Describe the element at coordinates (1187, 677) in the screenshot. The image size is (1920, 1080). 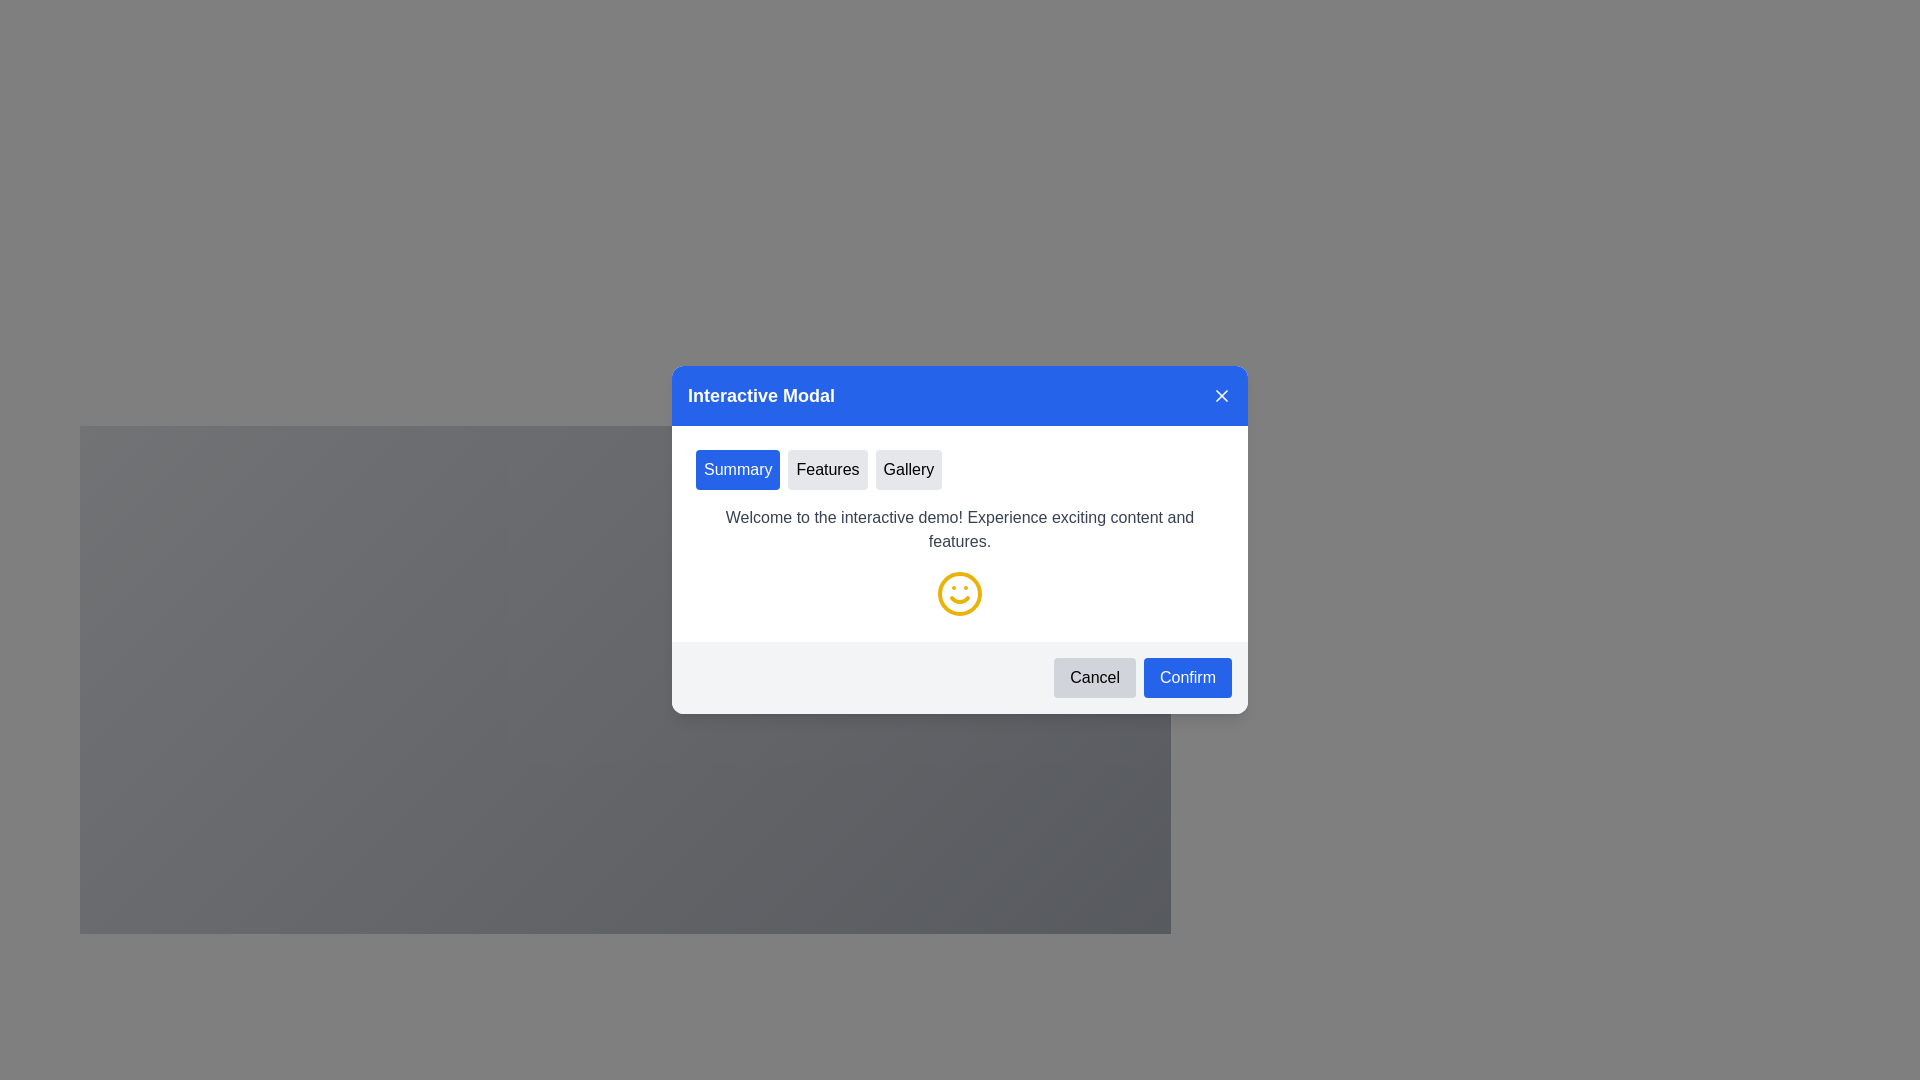
I see `the confirmation button located at the bottom-right corner of the modal dialog, immediately to the right of the gray 'Cancel' button to confirm the action` at that location.